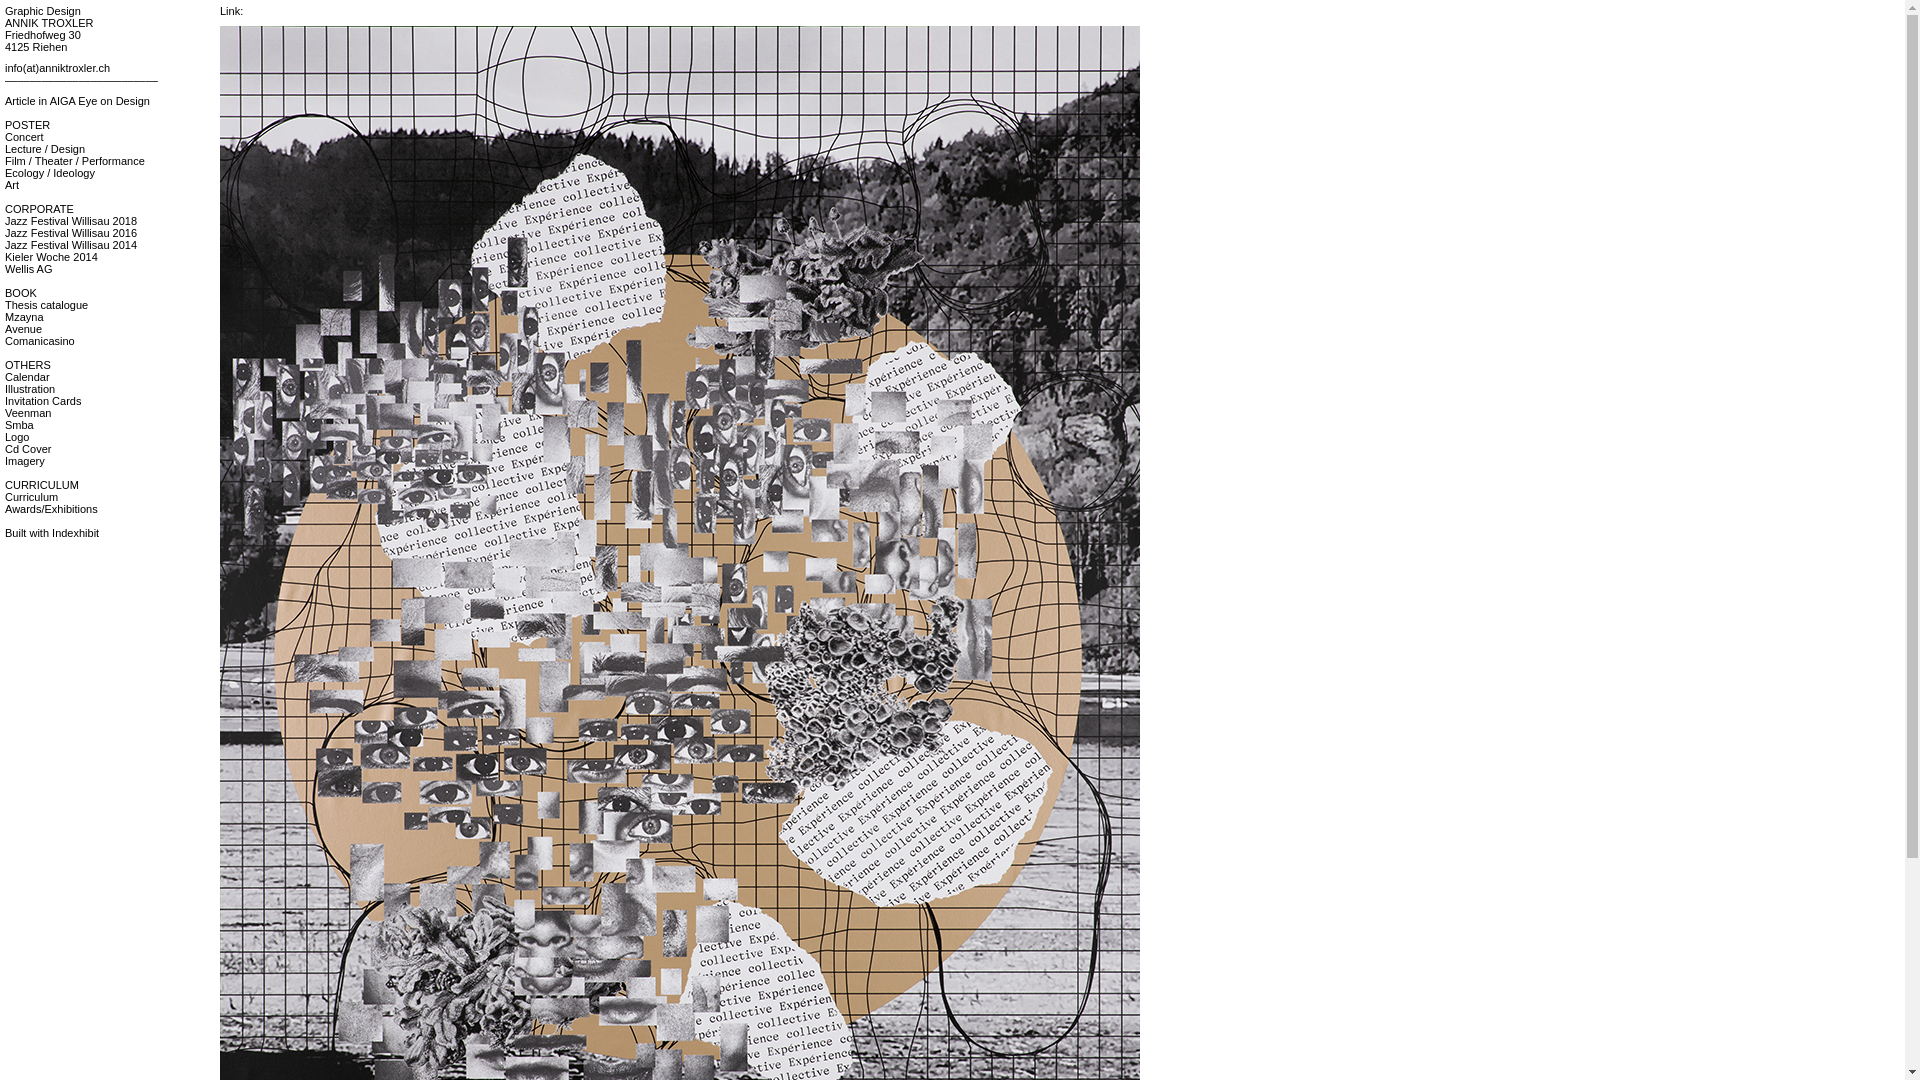 Image resolution: width=1920 pixels, height=1080 pixels. Describe the element at coordinates (28, 447) in the screenshot. I see `'Cd Cover'` at that location.